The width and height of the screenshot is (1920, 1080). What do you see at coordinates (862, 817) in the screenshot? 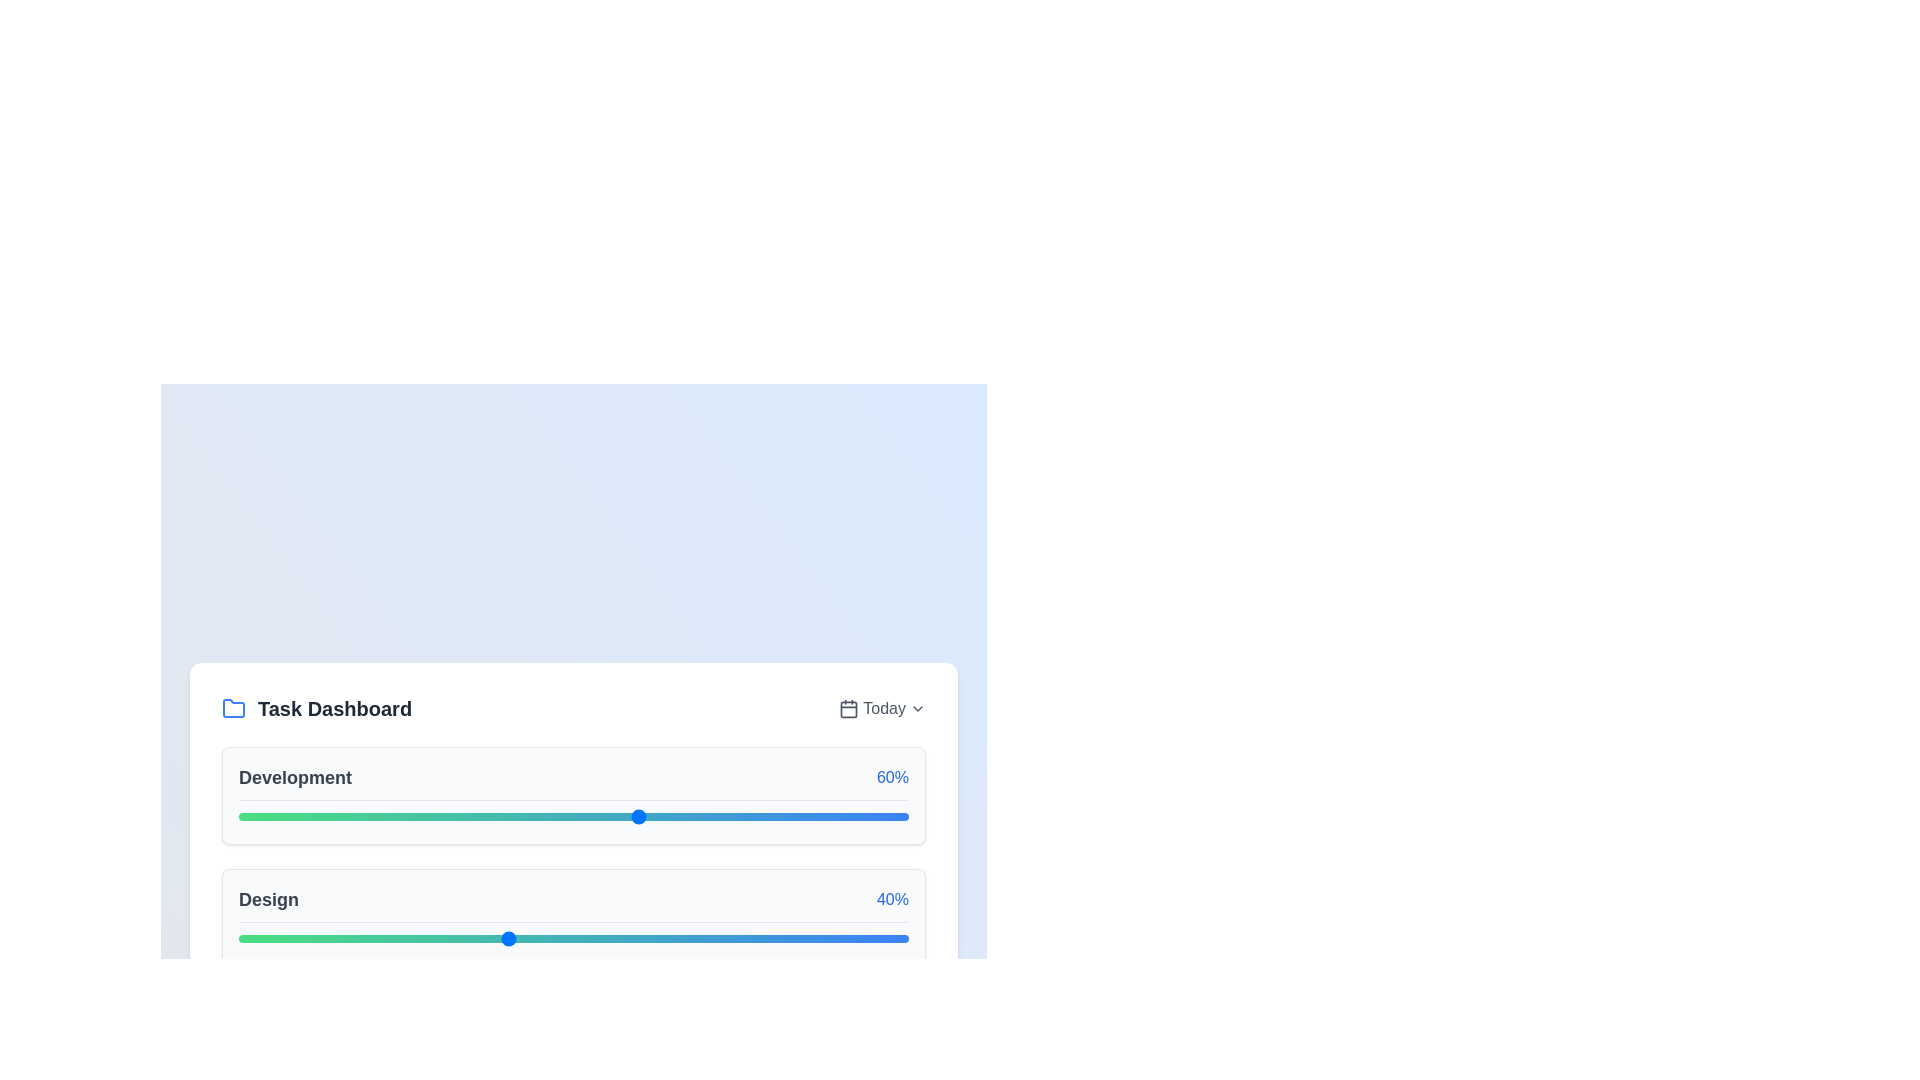
I see `the slider` at bounding box center [862, 817].